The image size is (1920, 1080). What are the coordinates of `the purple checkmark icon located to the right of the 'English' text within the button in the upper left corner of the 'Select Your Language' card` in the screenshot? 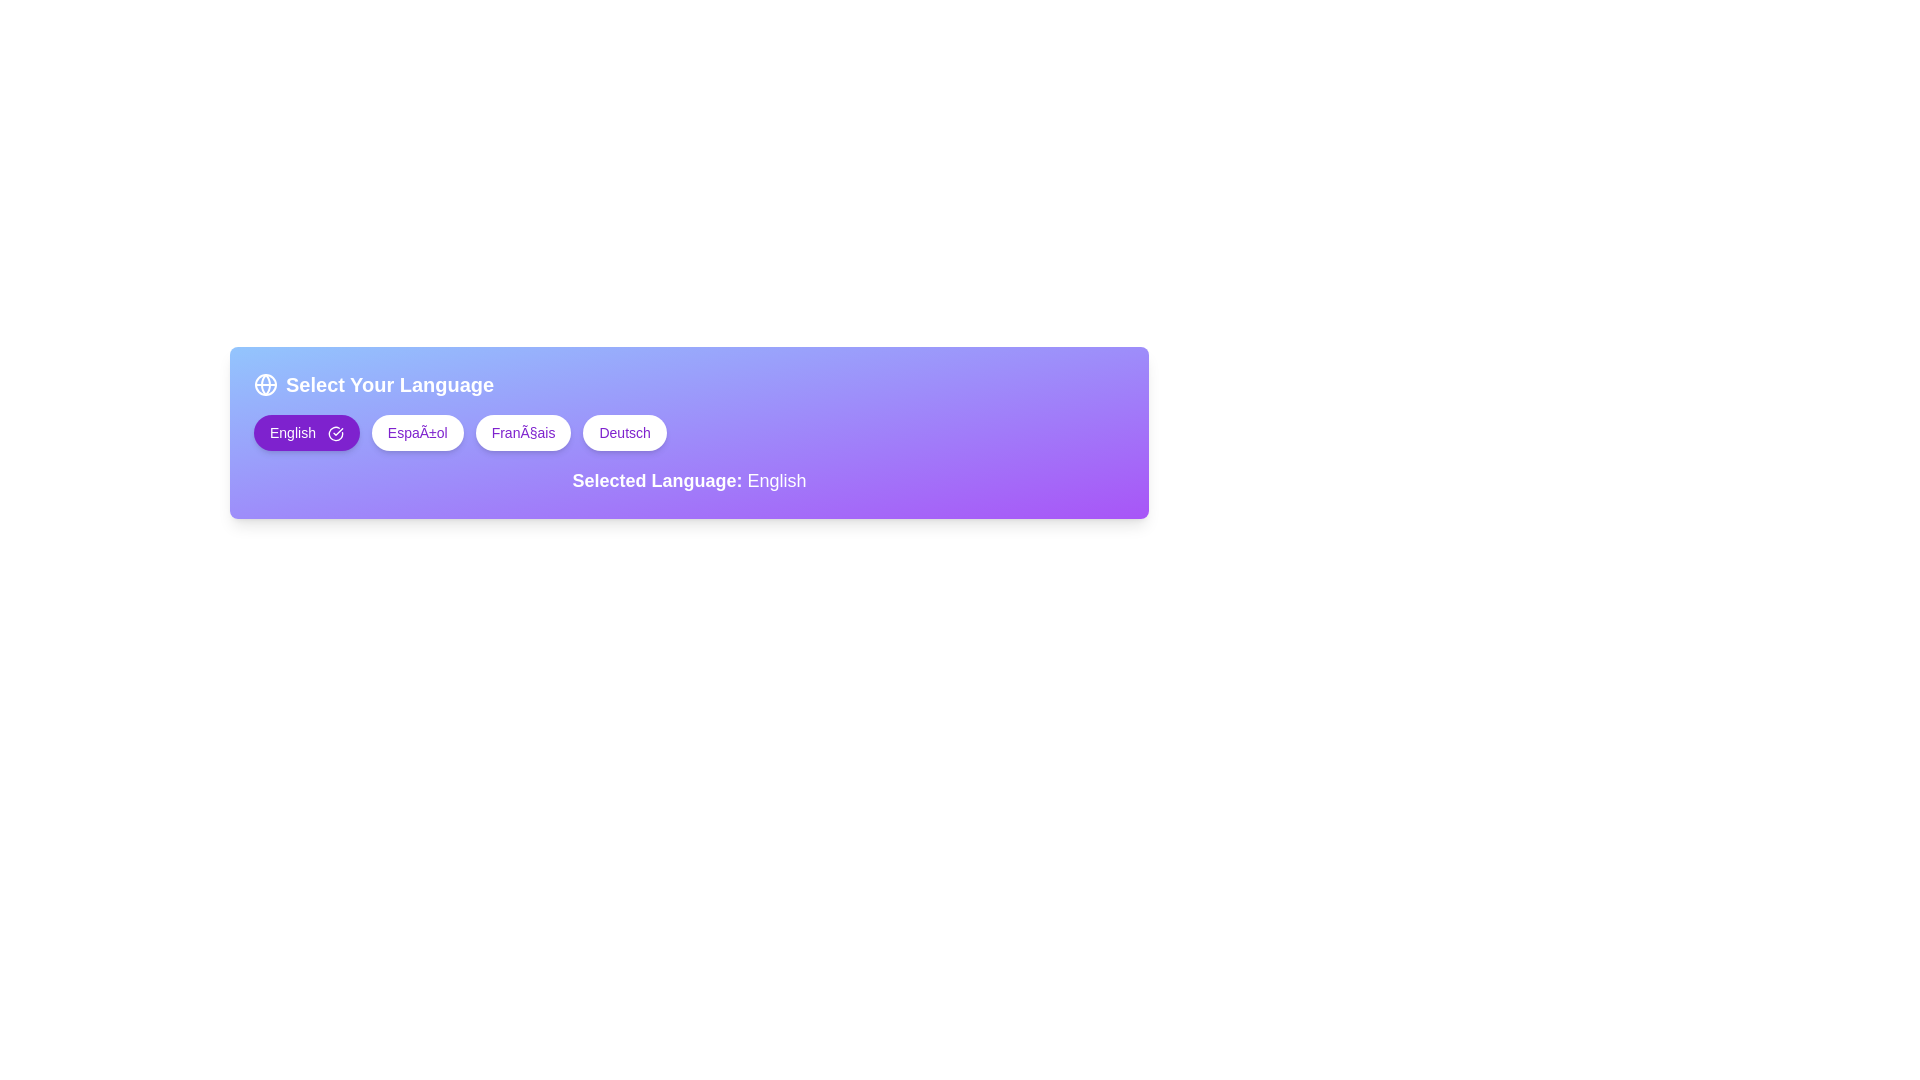 It's located at (335, 433).